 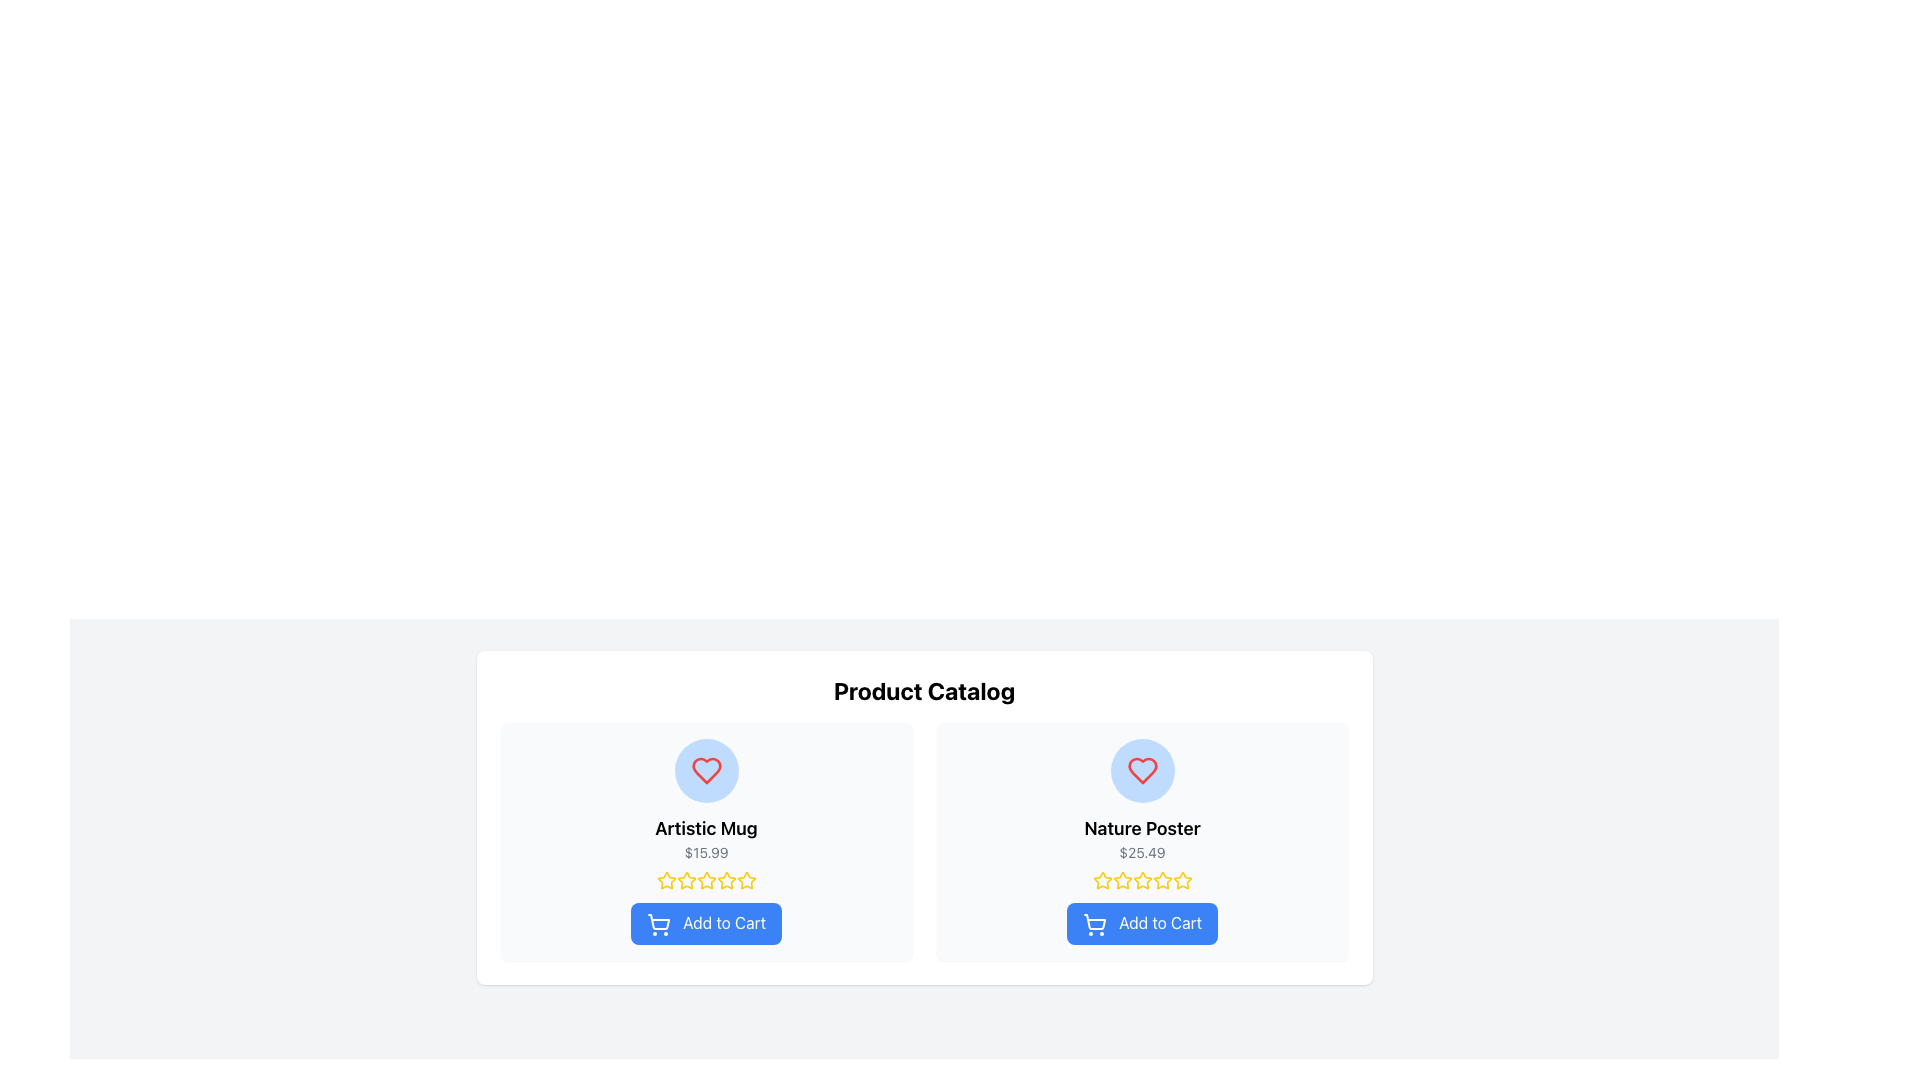 What do you see at coordinates (1142, 770) in the screenshot?
I see `the heart-shaped icon representing favorite functionality located within the left tile labeled 'Artistic Mug'` at bounding box center [1142, 770].